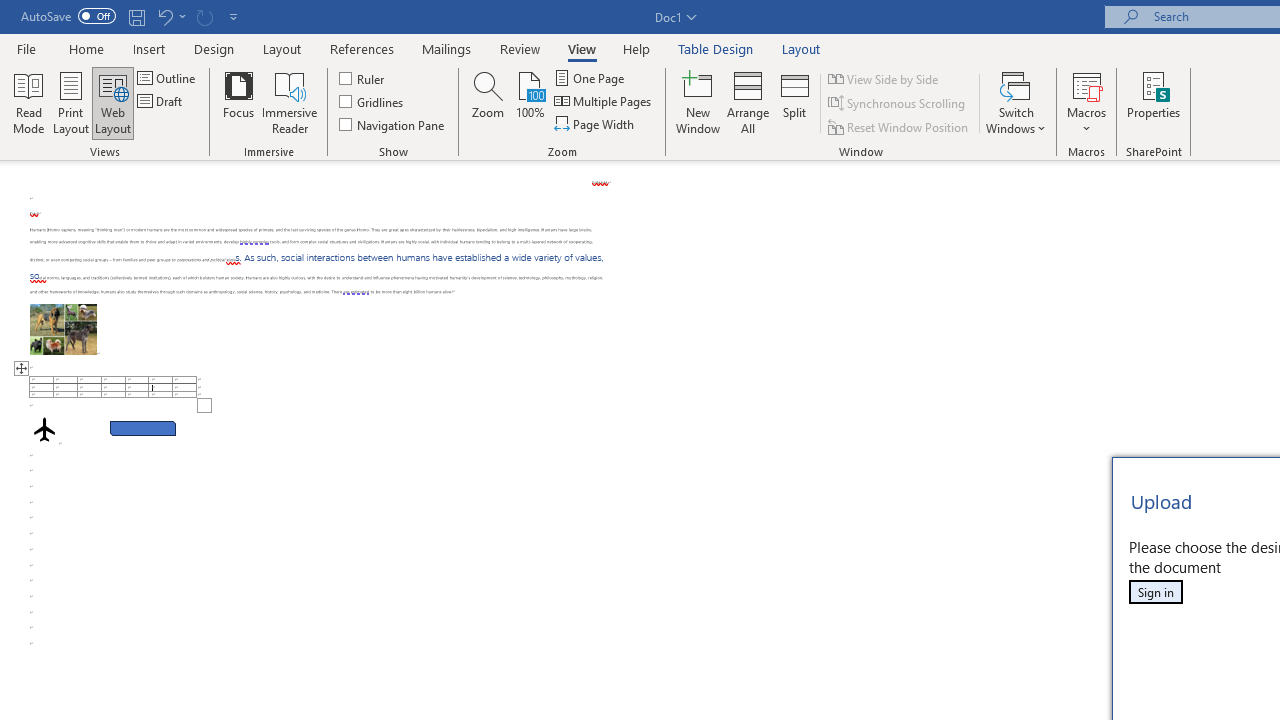 This screenshot has width=1280, height=720. Describe the element at coordinates (899, 127) in the screenshot. I see `'Reset Window Position'` at that location.